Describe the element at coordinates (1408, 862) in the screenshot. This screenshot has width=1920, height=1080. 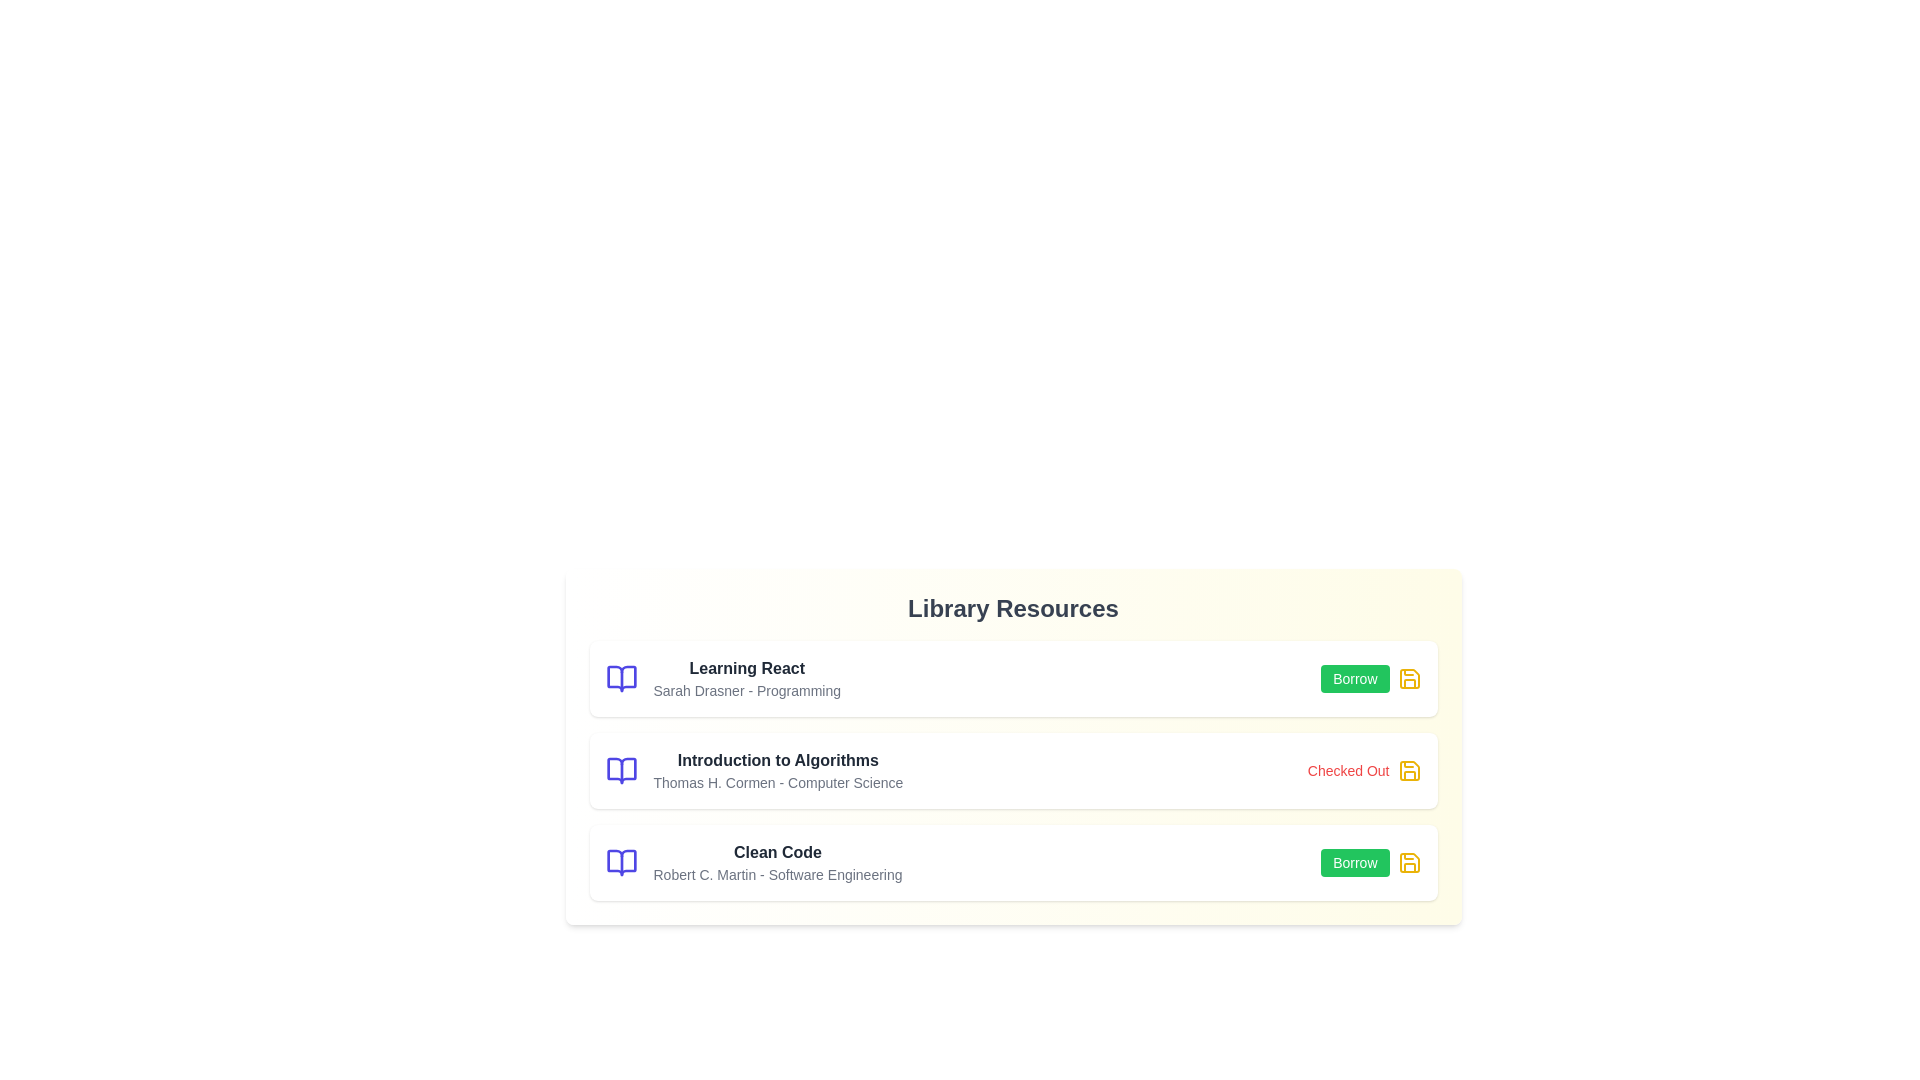
I see `'Save' icon for the resource titled 'Clean Code'` at that location.